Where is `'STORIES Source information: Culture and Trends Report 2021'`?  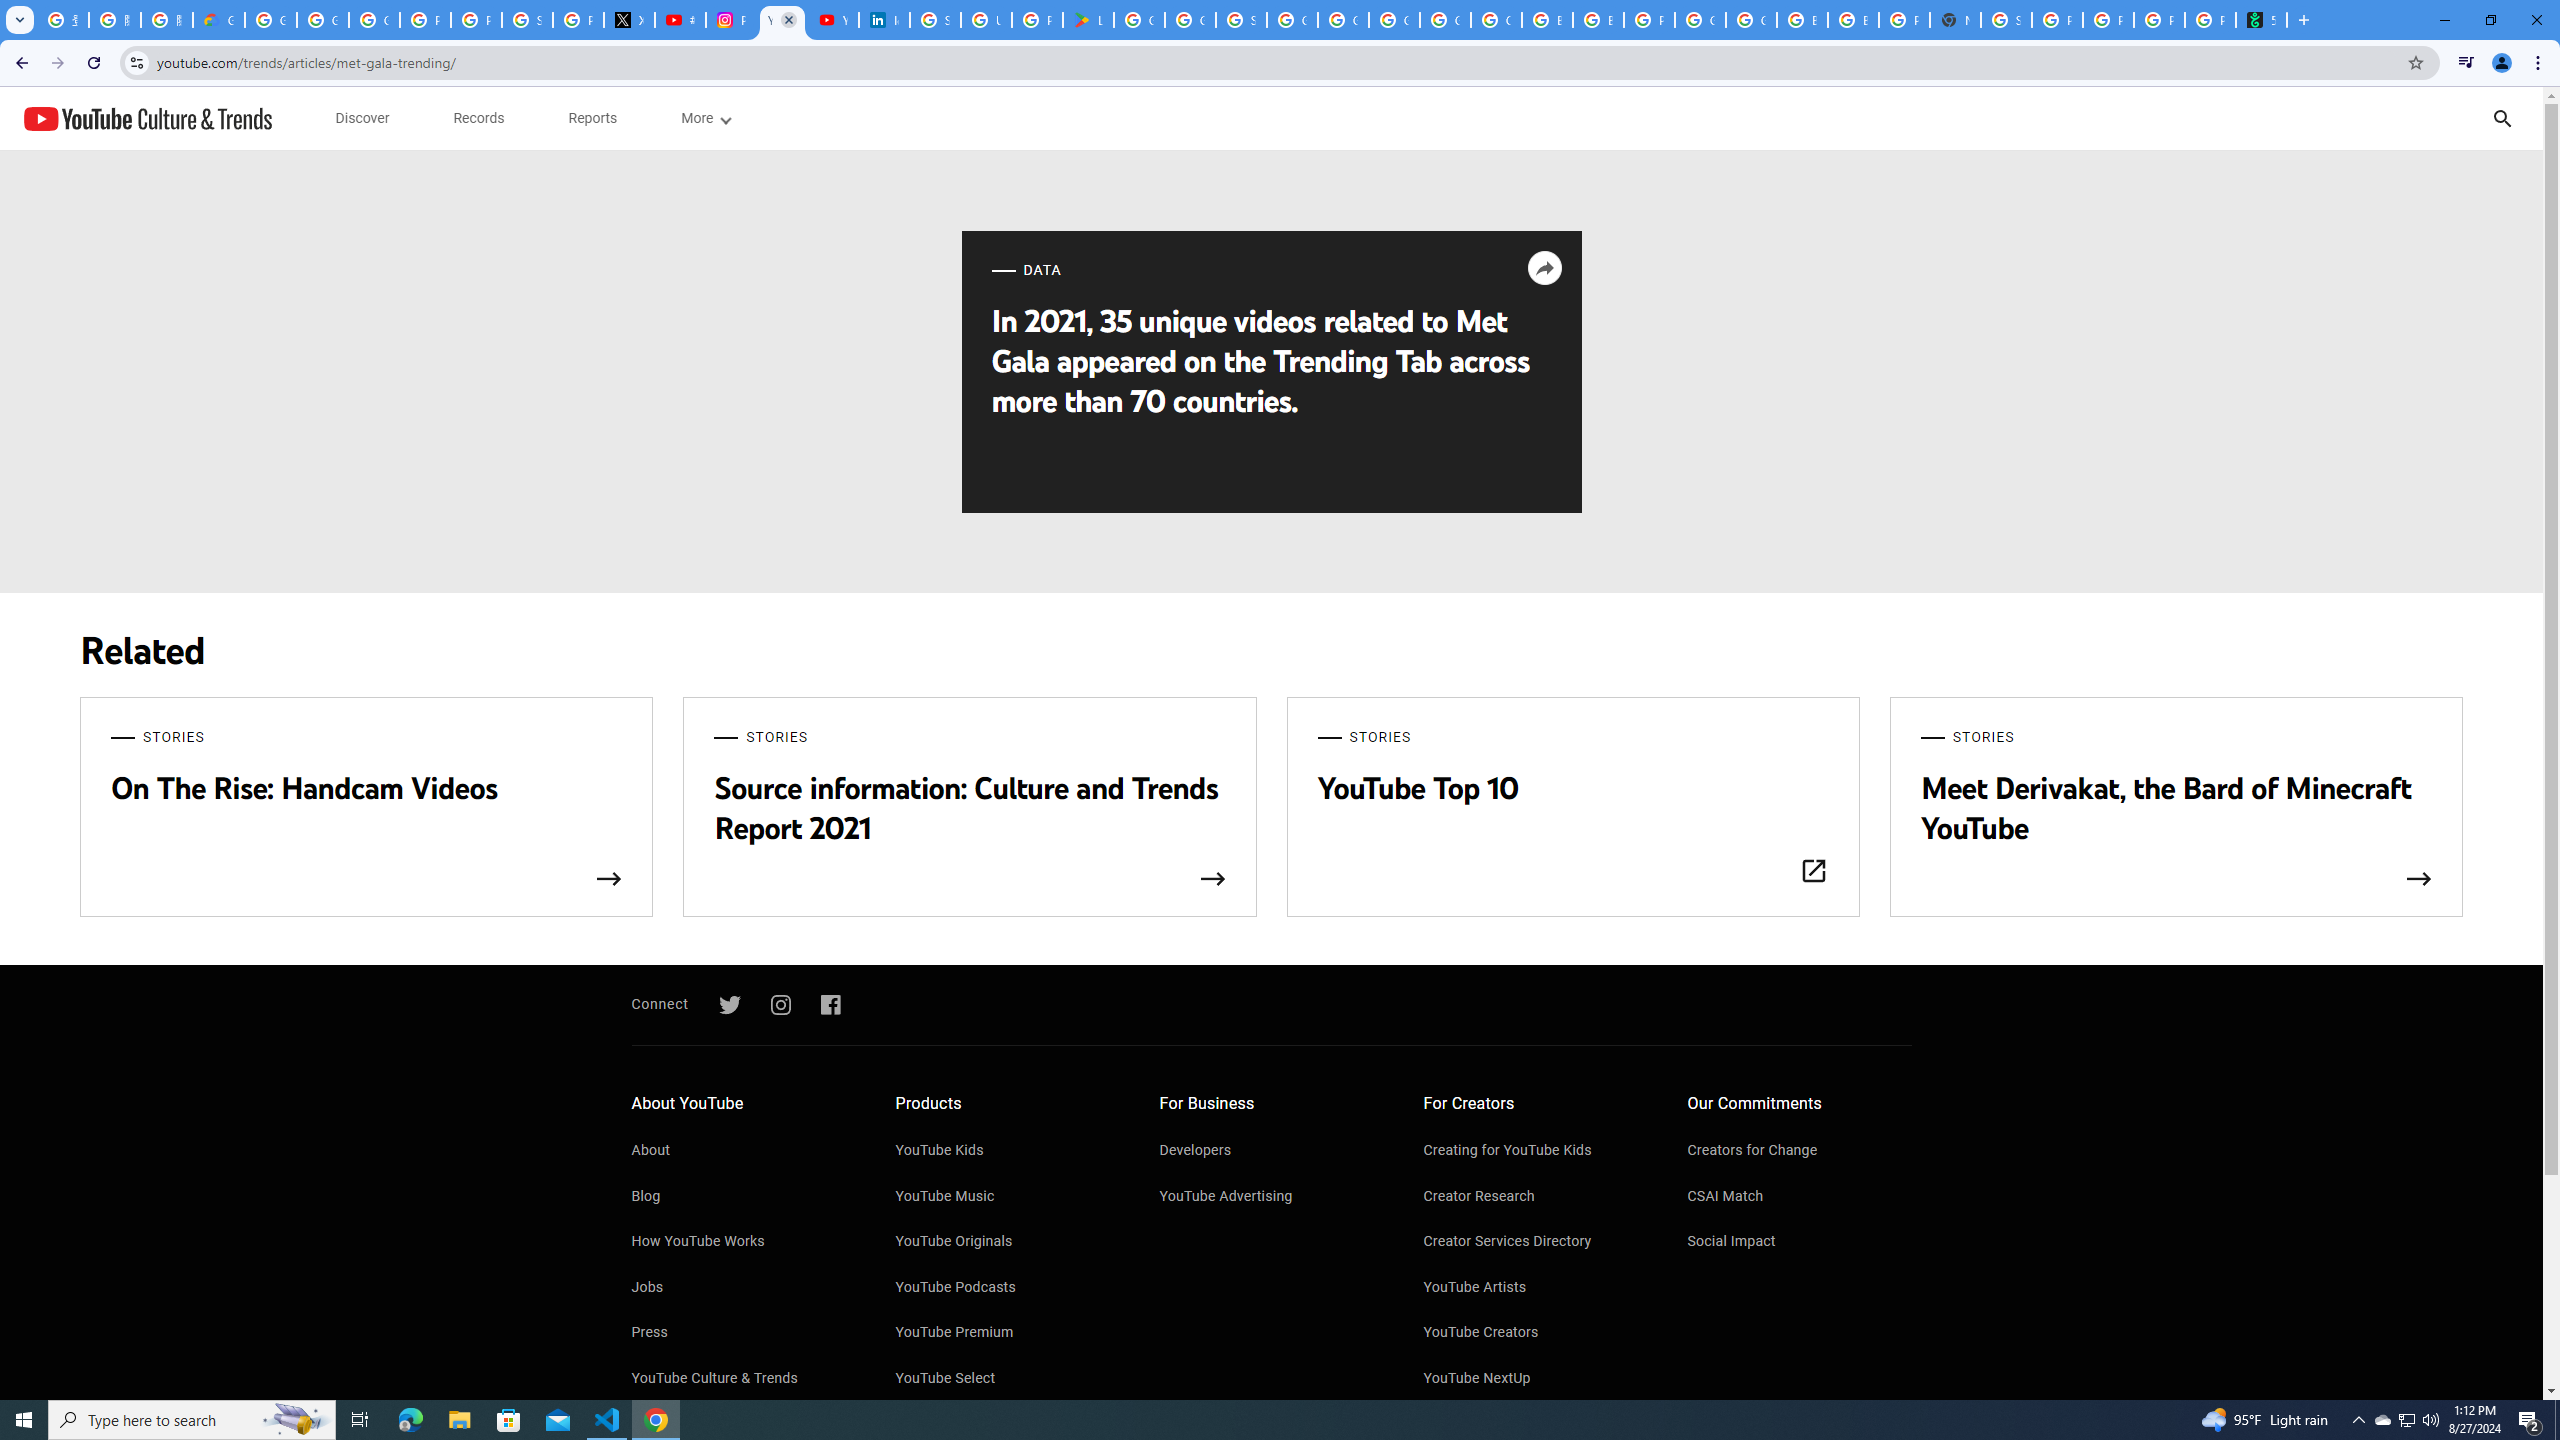
'STORIES Source information: Culture and Trends Report 2021' is located at coordinates (970, 807).